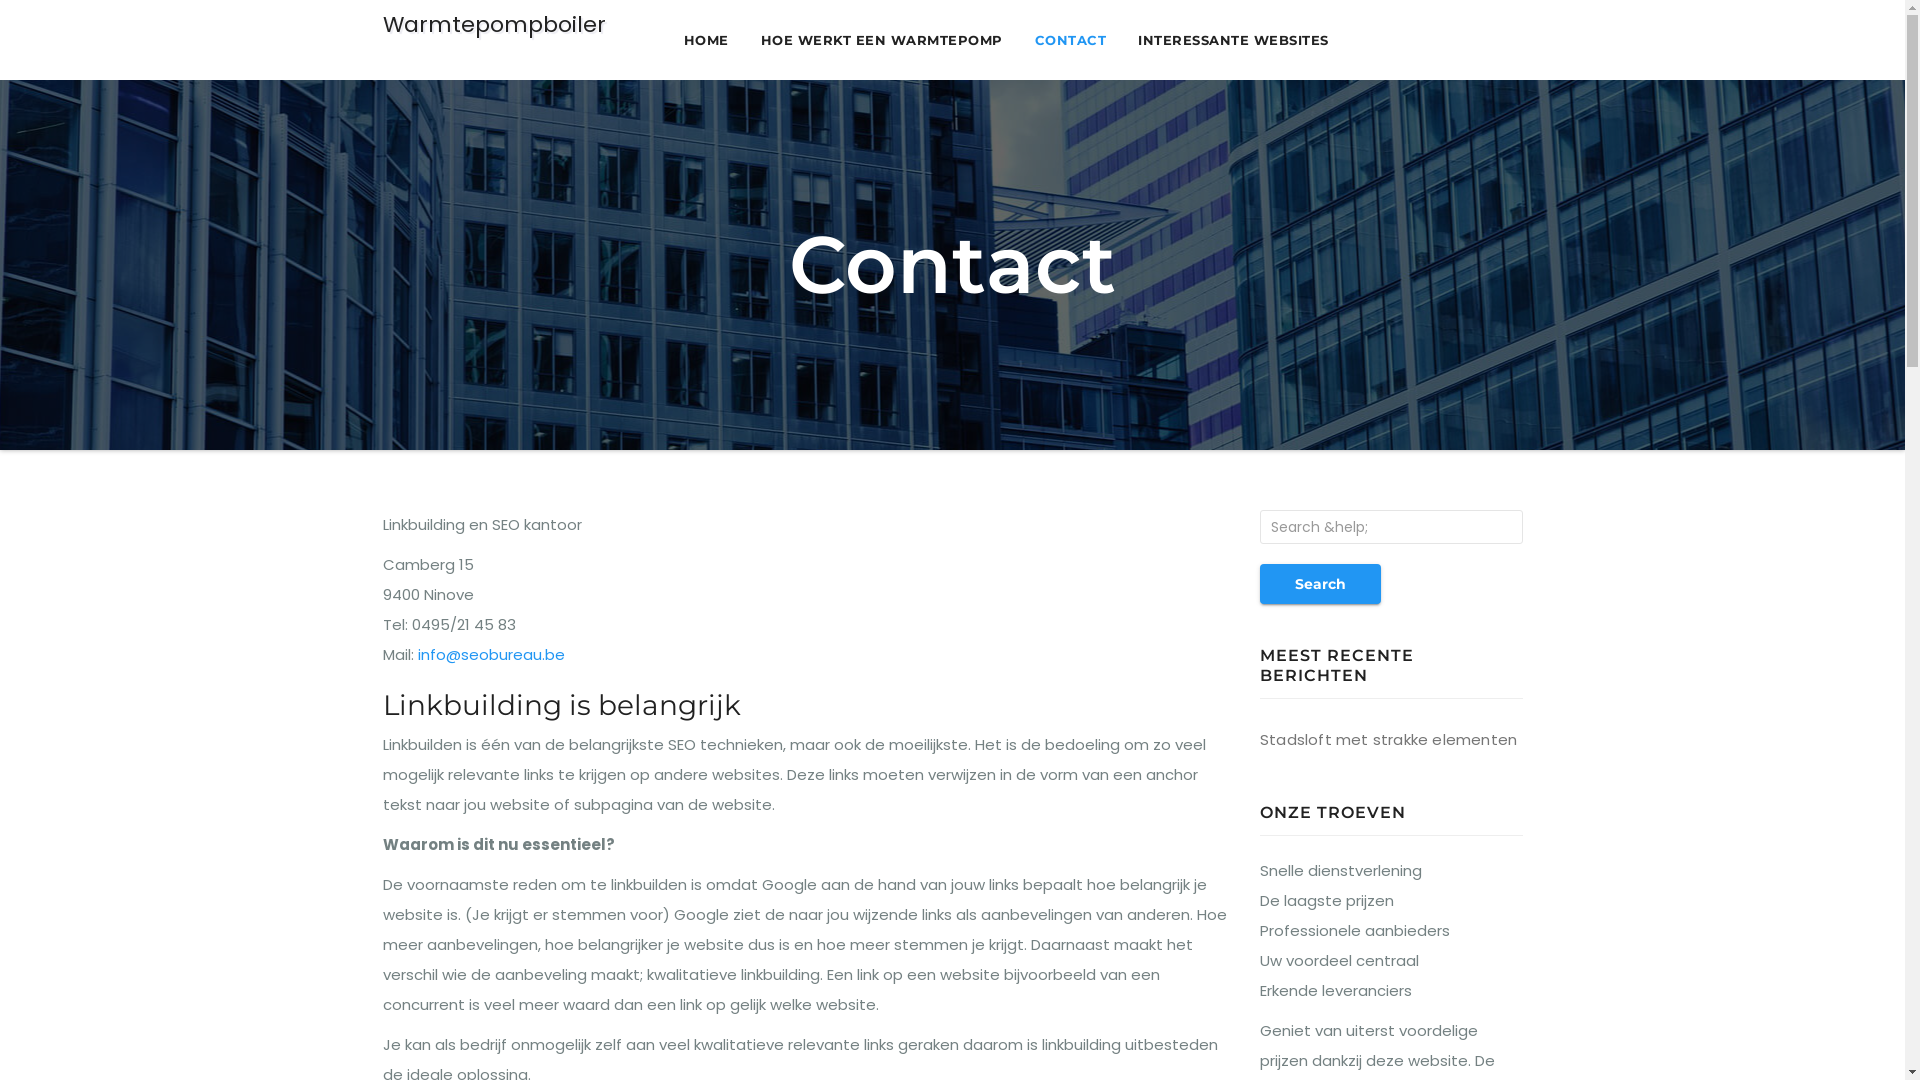 The width and height of the screenshot is (1920, 1080). What do you see at coordinates (493, 24) in the screenshot?
I see `'Warmtepompboiler'` at bounding box center [493, 24].